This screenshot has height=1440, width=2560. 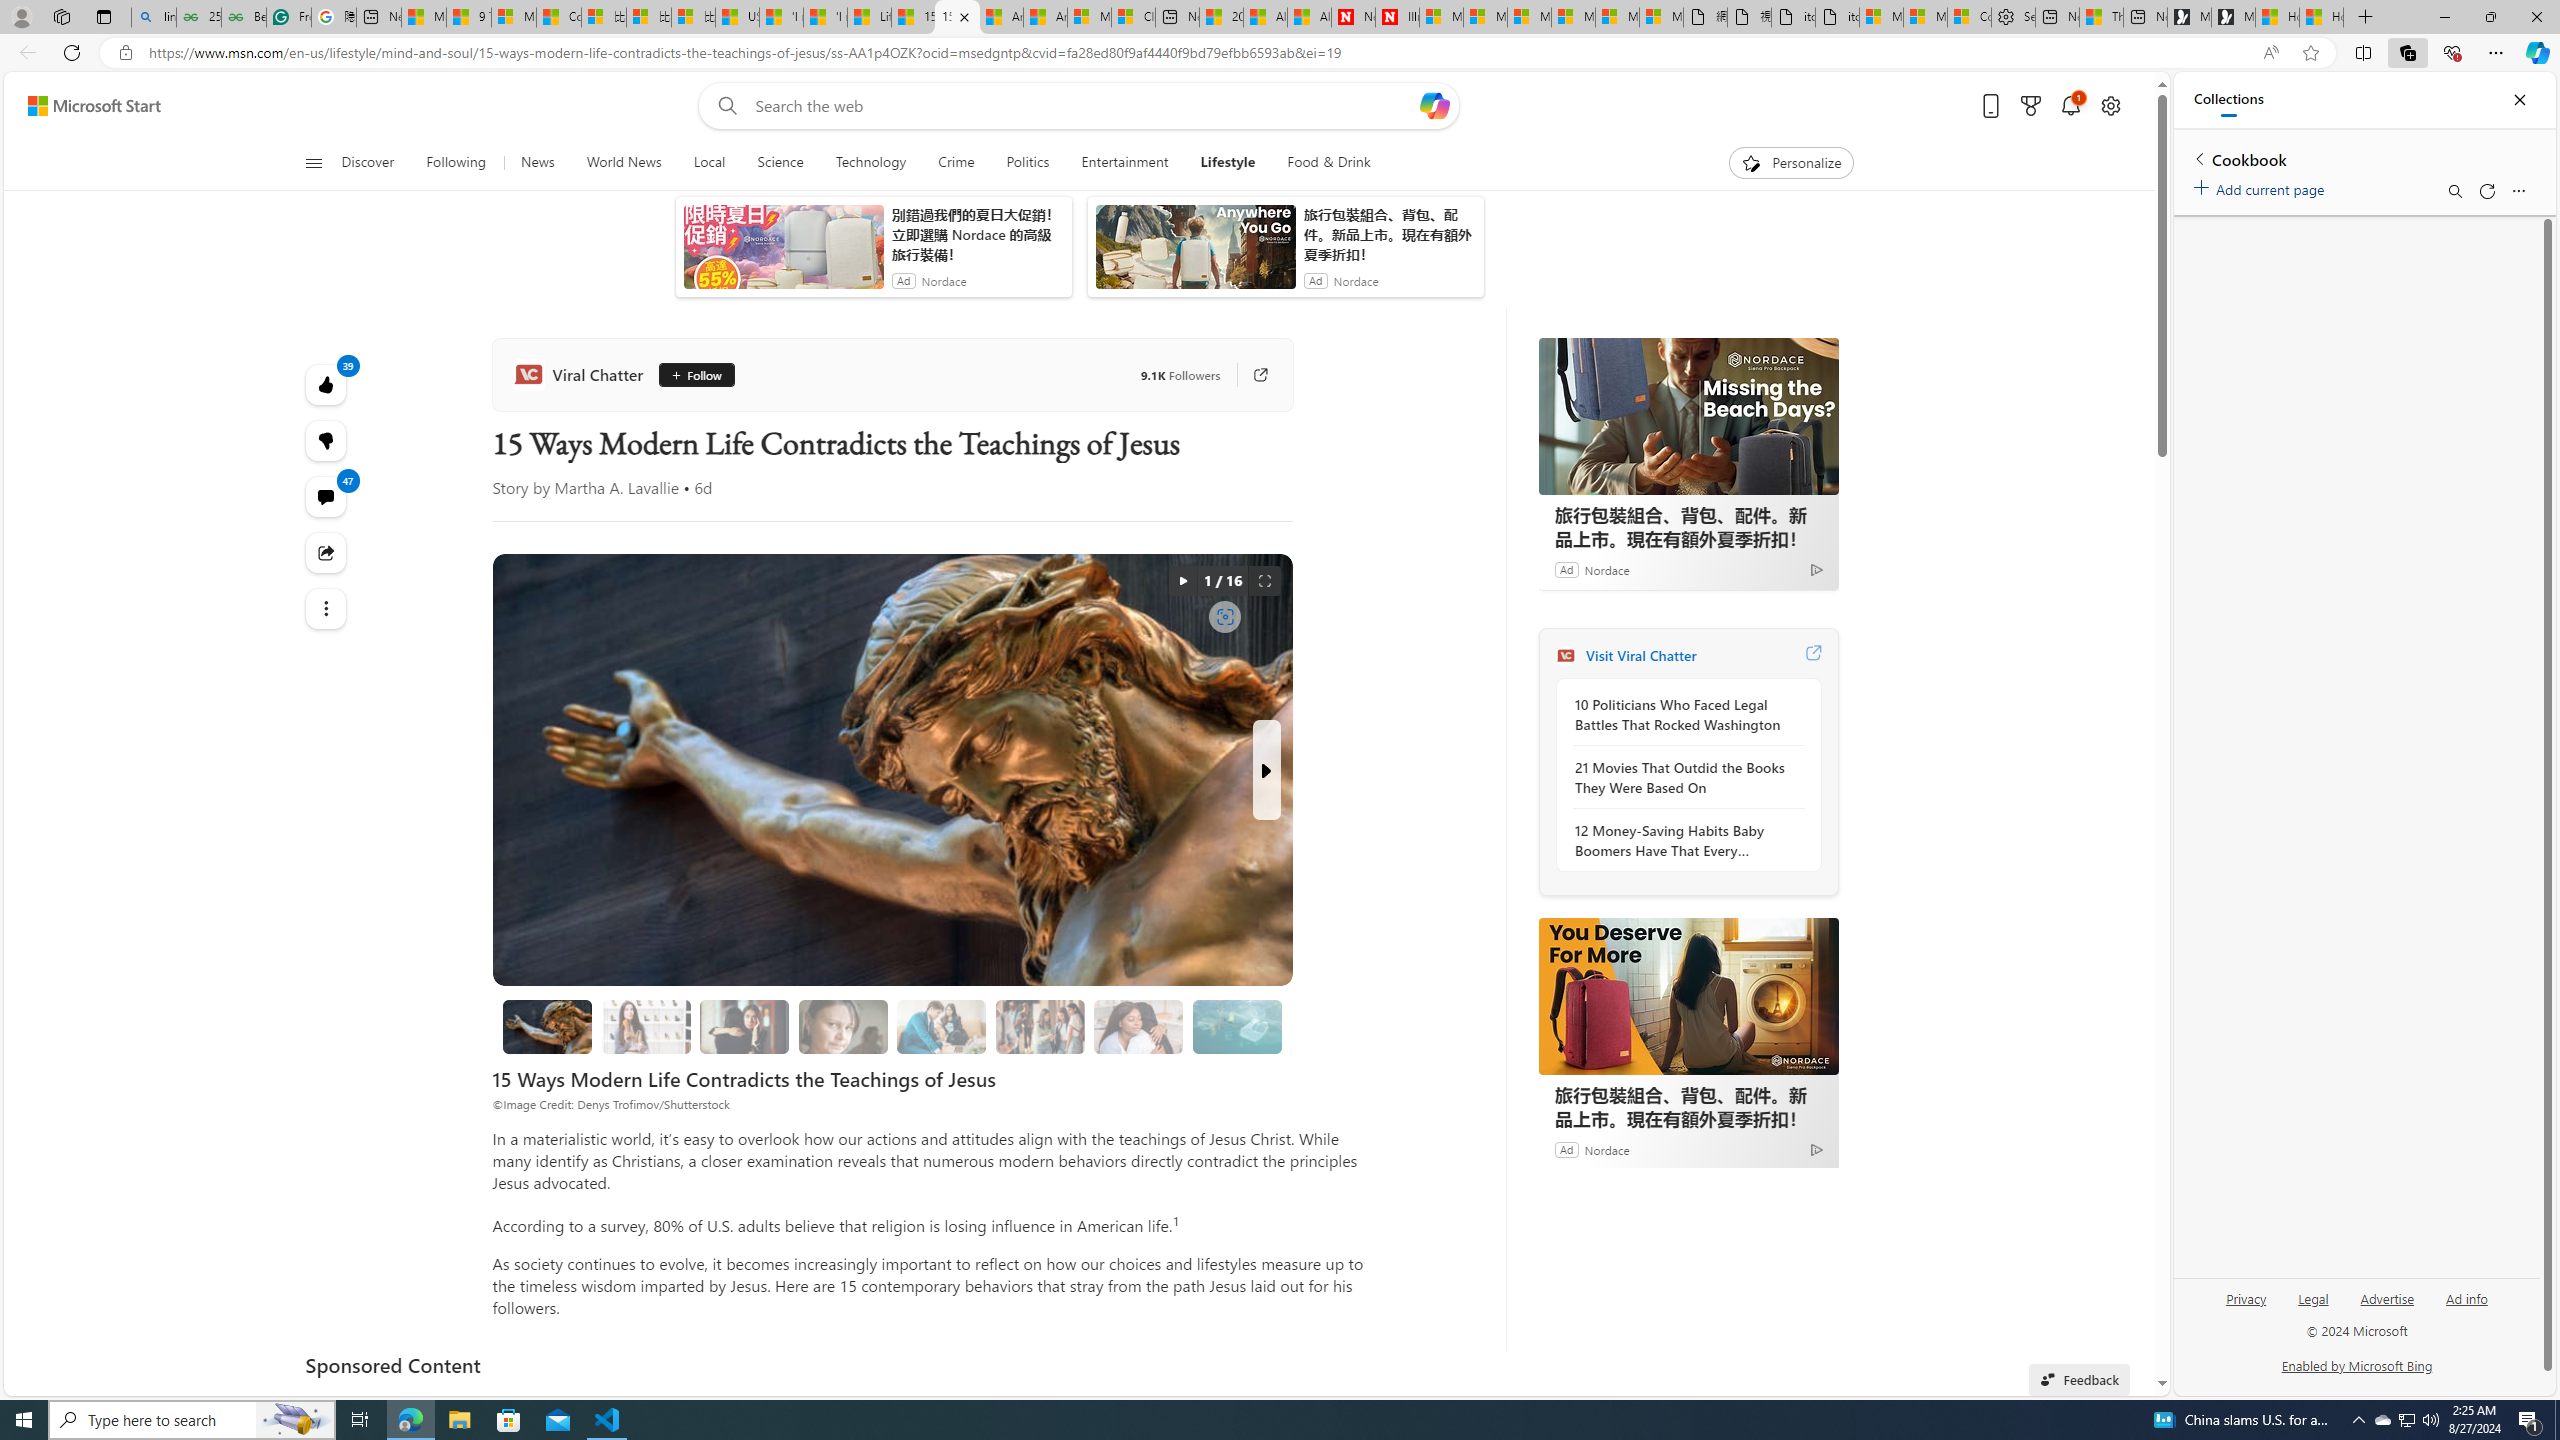 I want to click on 'Illness news & latest pictures from Newsweek.com', so click(x=1397, y=16).